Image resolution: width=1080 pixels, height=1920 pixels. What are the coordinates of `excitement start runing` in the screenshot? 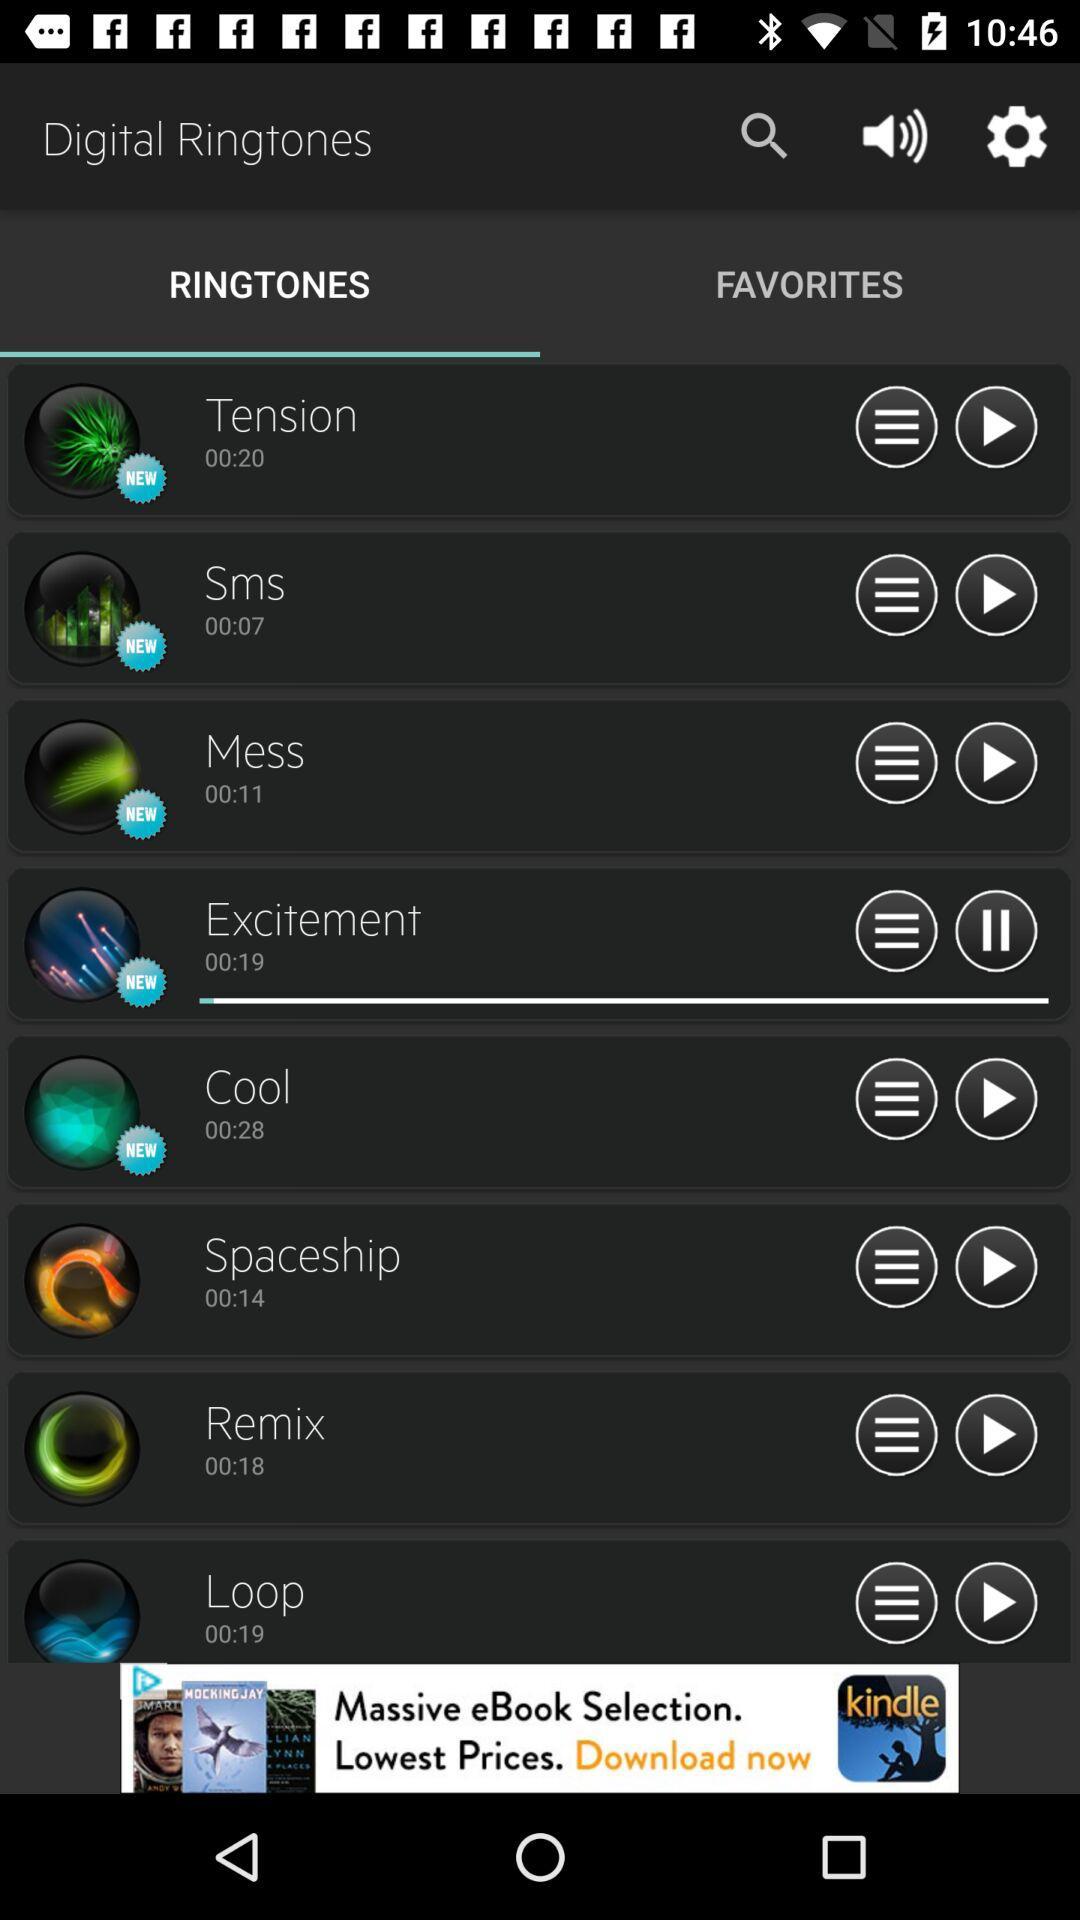 It's located at (532, 1000).